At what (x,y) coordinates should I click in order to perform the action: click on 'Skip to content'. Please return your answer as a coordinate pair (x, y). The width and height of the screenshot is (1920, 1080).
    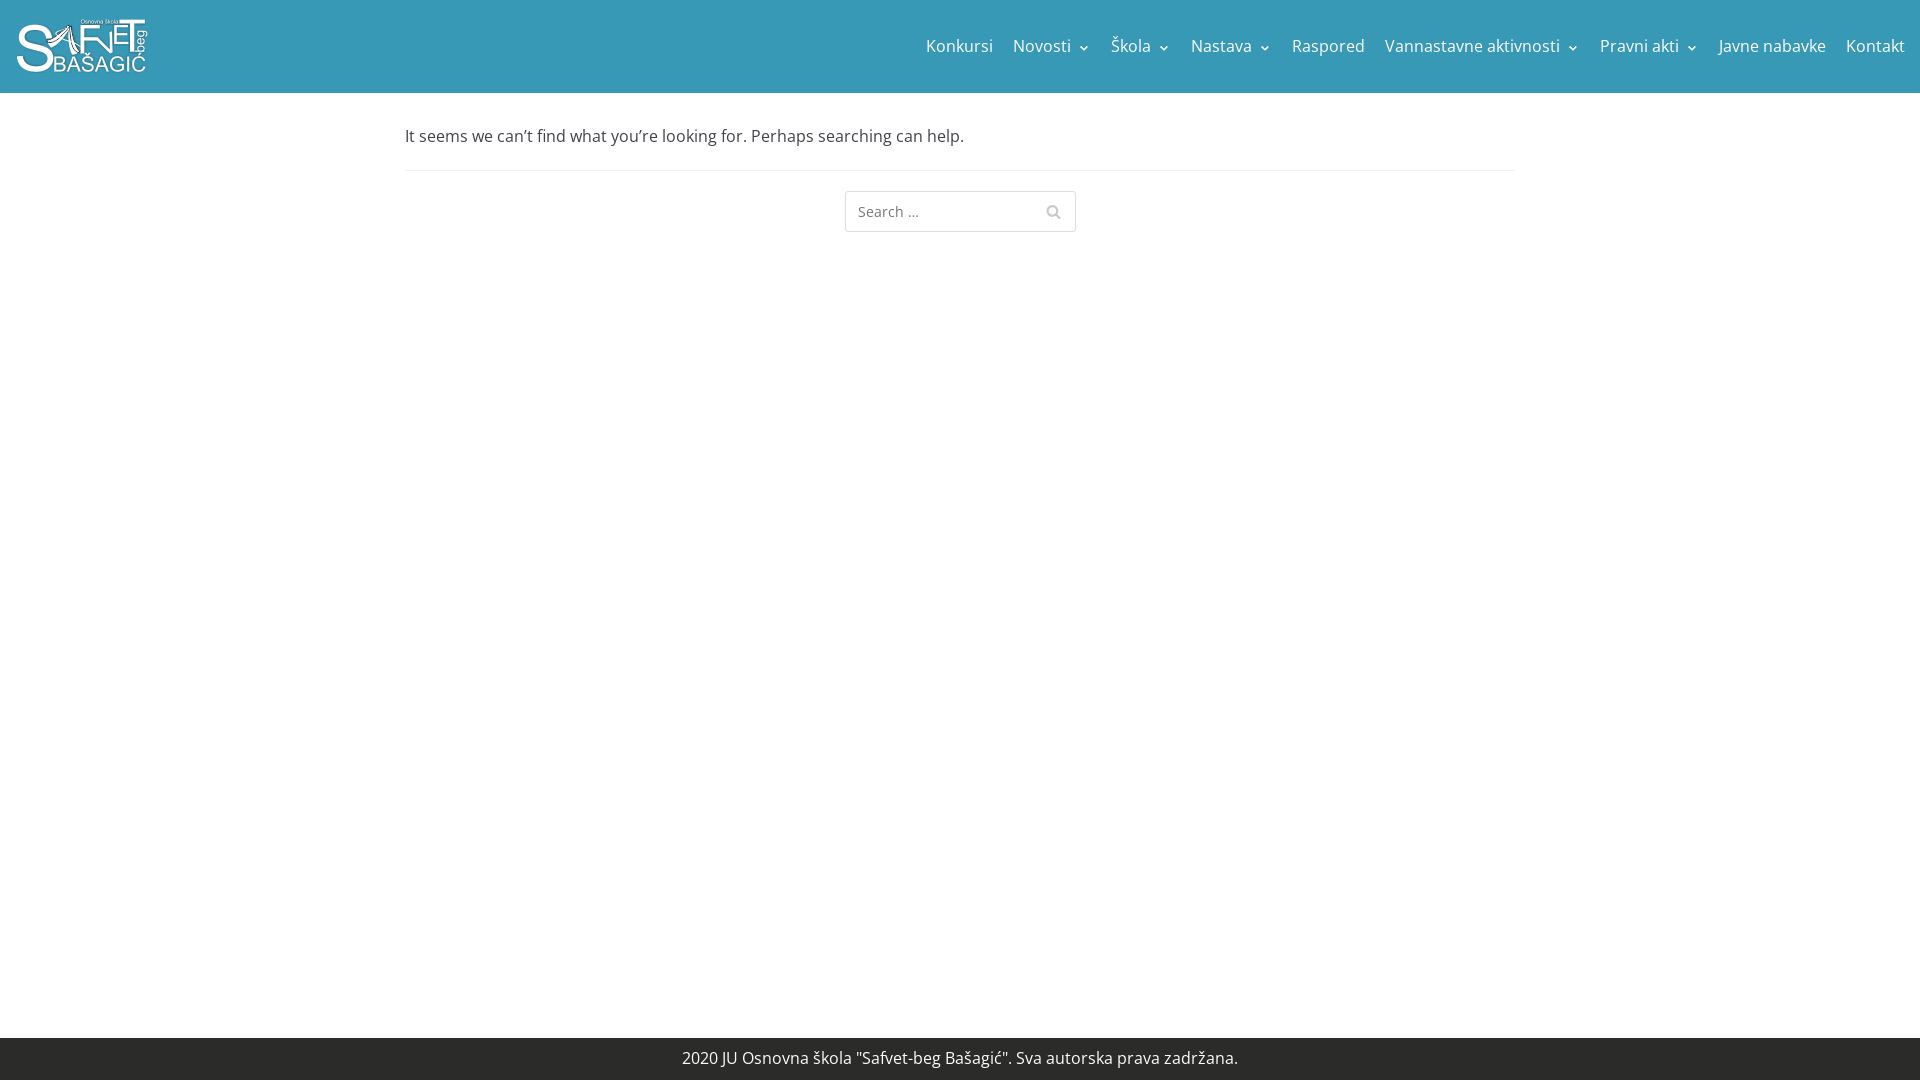
    Looking at the image, I should click on (19, 10).